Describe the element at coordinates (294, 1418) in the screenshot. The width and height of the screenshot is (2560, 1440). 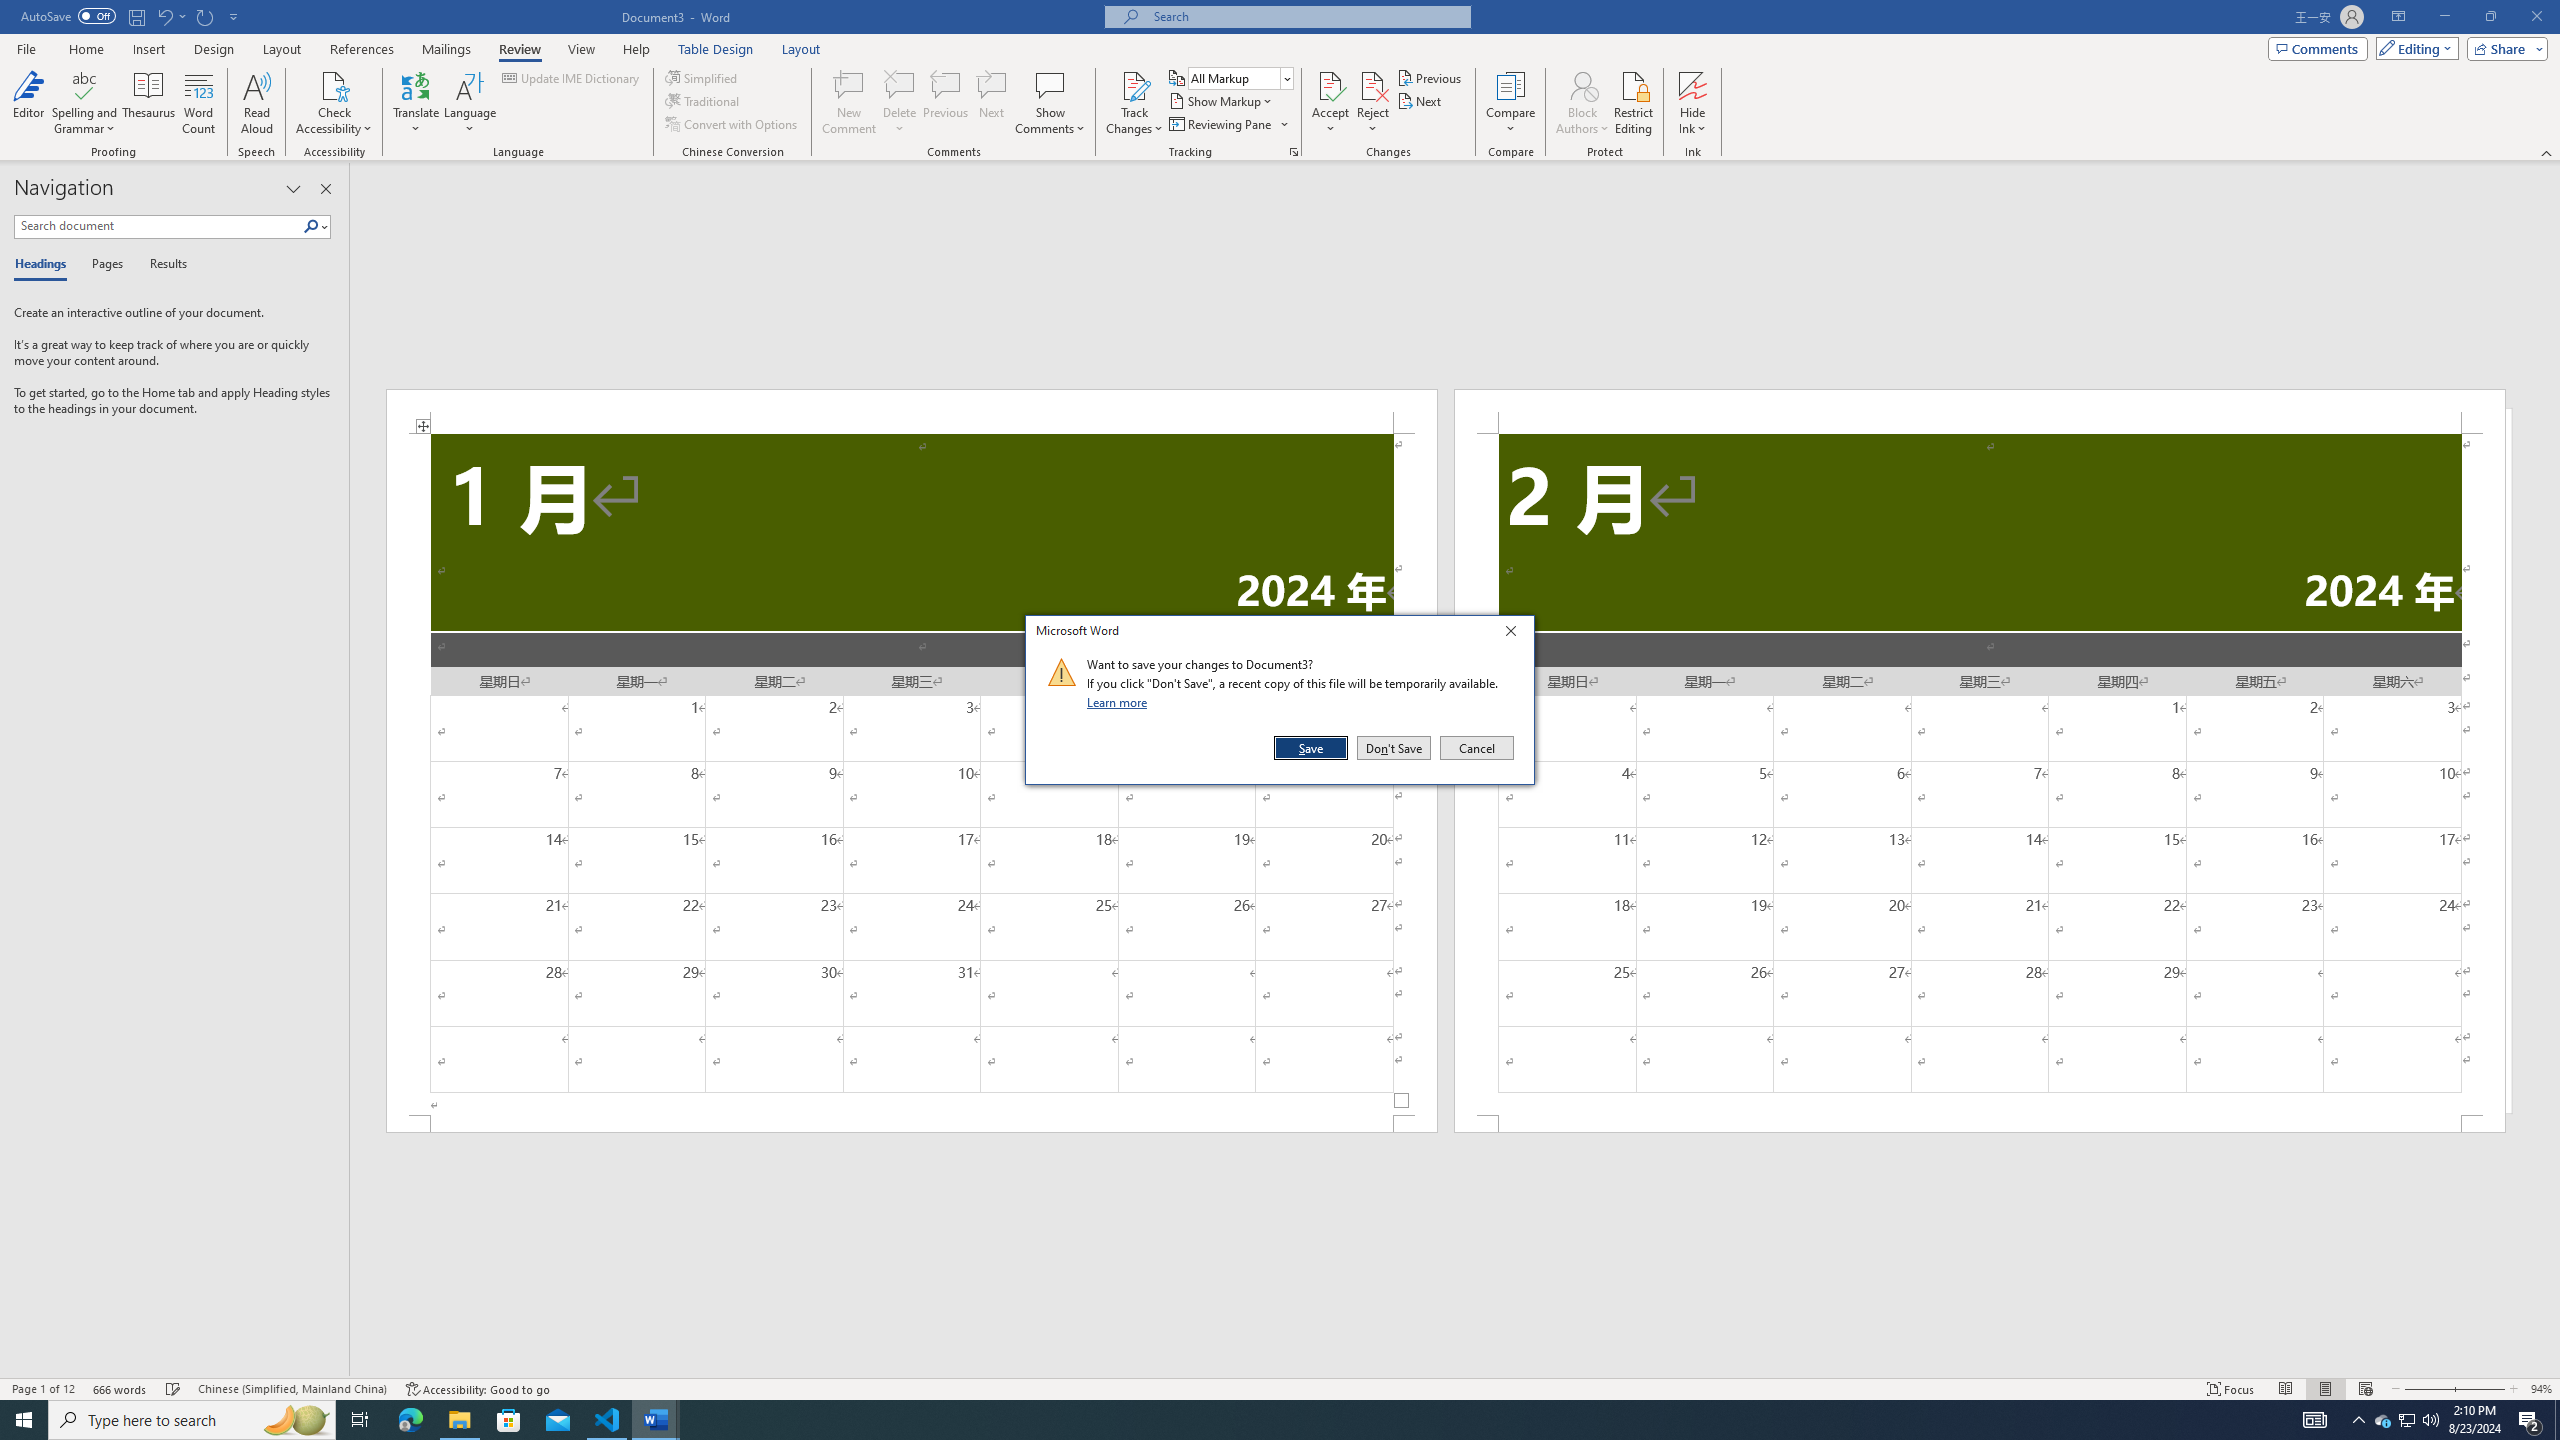
I see `'Search highlights icon opens search home window'` at that location.